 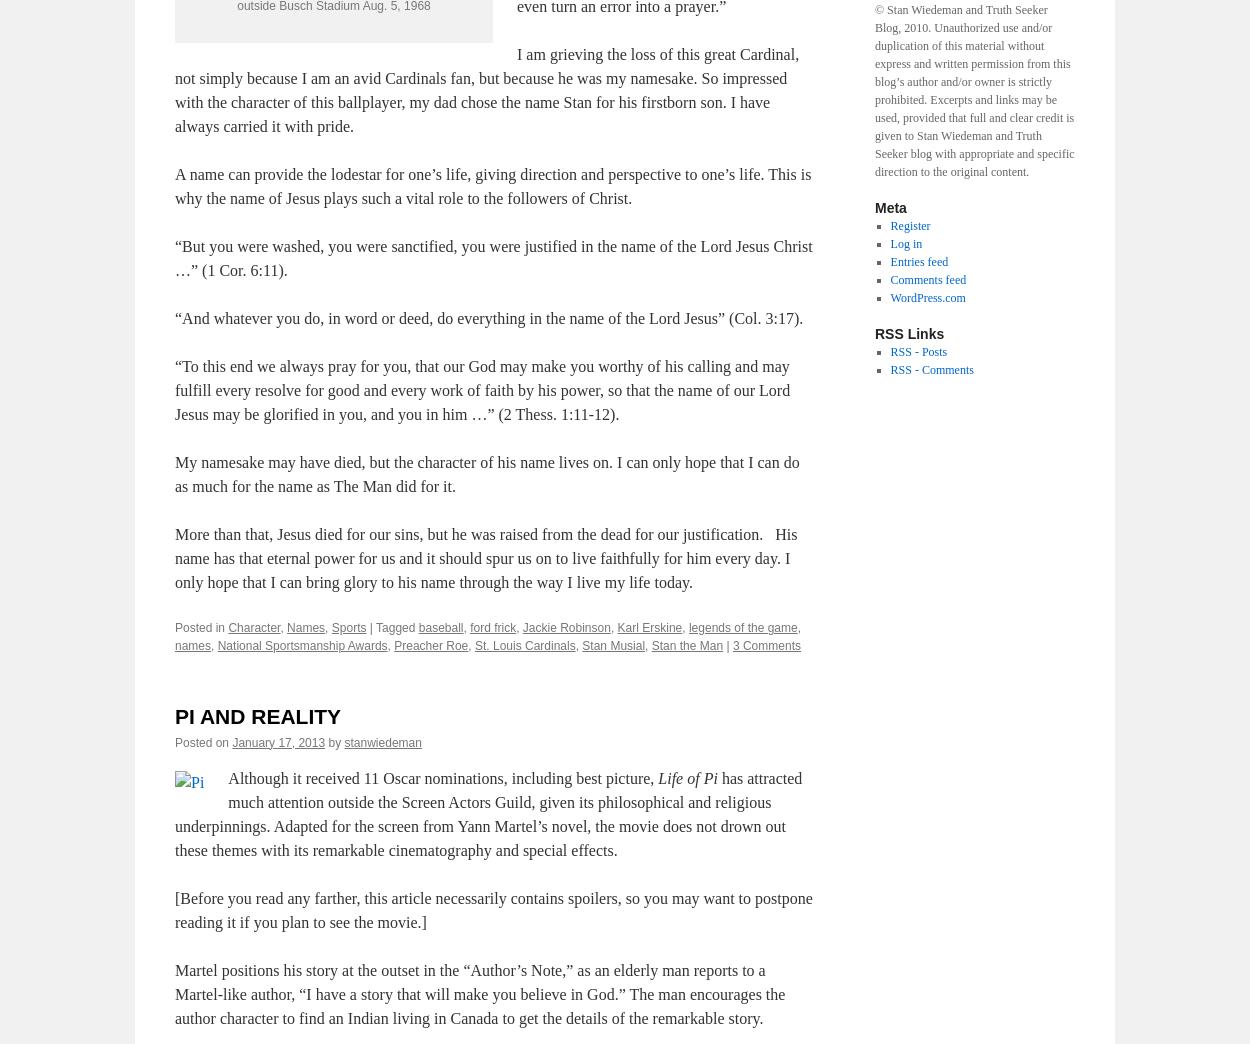 What do you see at coordinates (491, 185) in the screenshot?
I see `'A name can provide the lodestar for one’s life, giving direction and perspective to one’s life. This is why the name of Jesus plays such a vital role to the followers of Christ.'` at bounding box center [491, 185].